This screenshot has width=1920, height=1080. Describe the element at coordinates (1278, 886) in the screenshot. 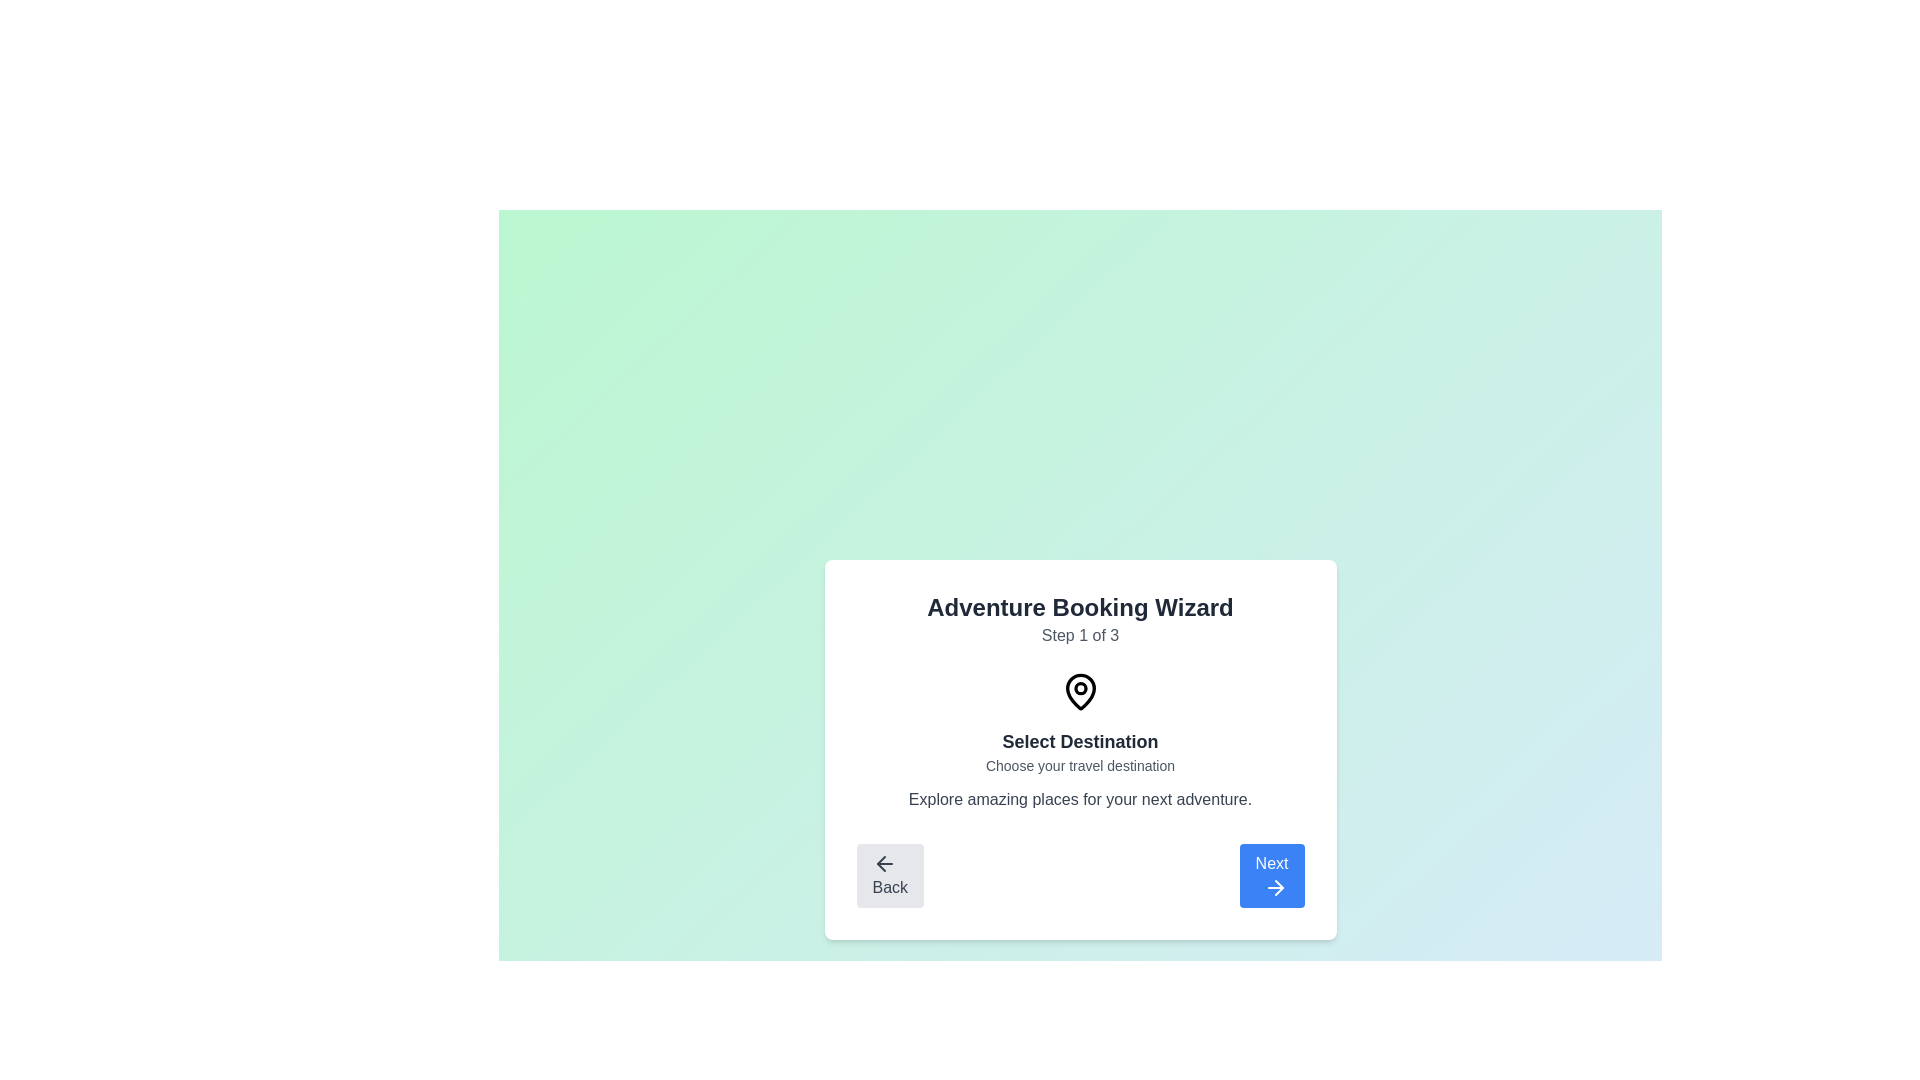

I see `the 'Next' button which contains an arrow icon indicating the next step in the wizard interface` at that location.